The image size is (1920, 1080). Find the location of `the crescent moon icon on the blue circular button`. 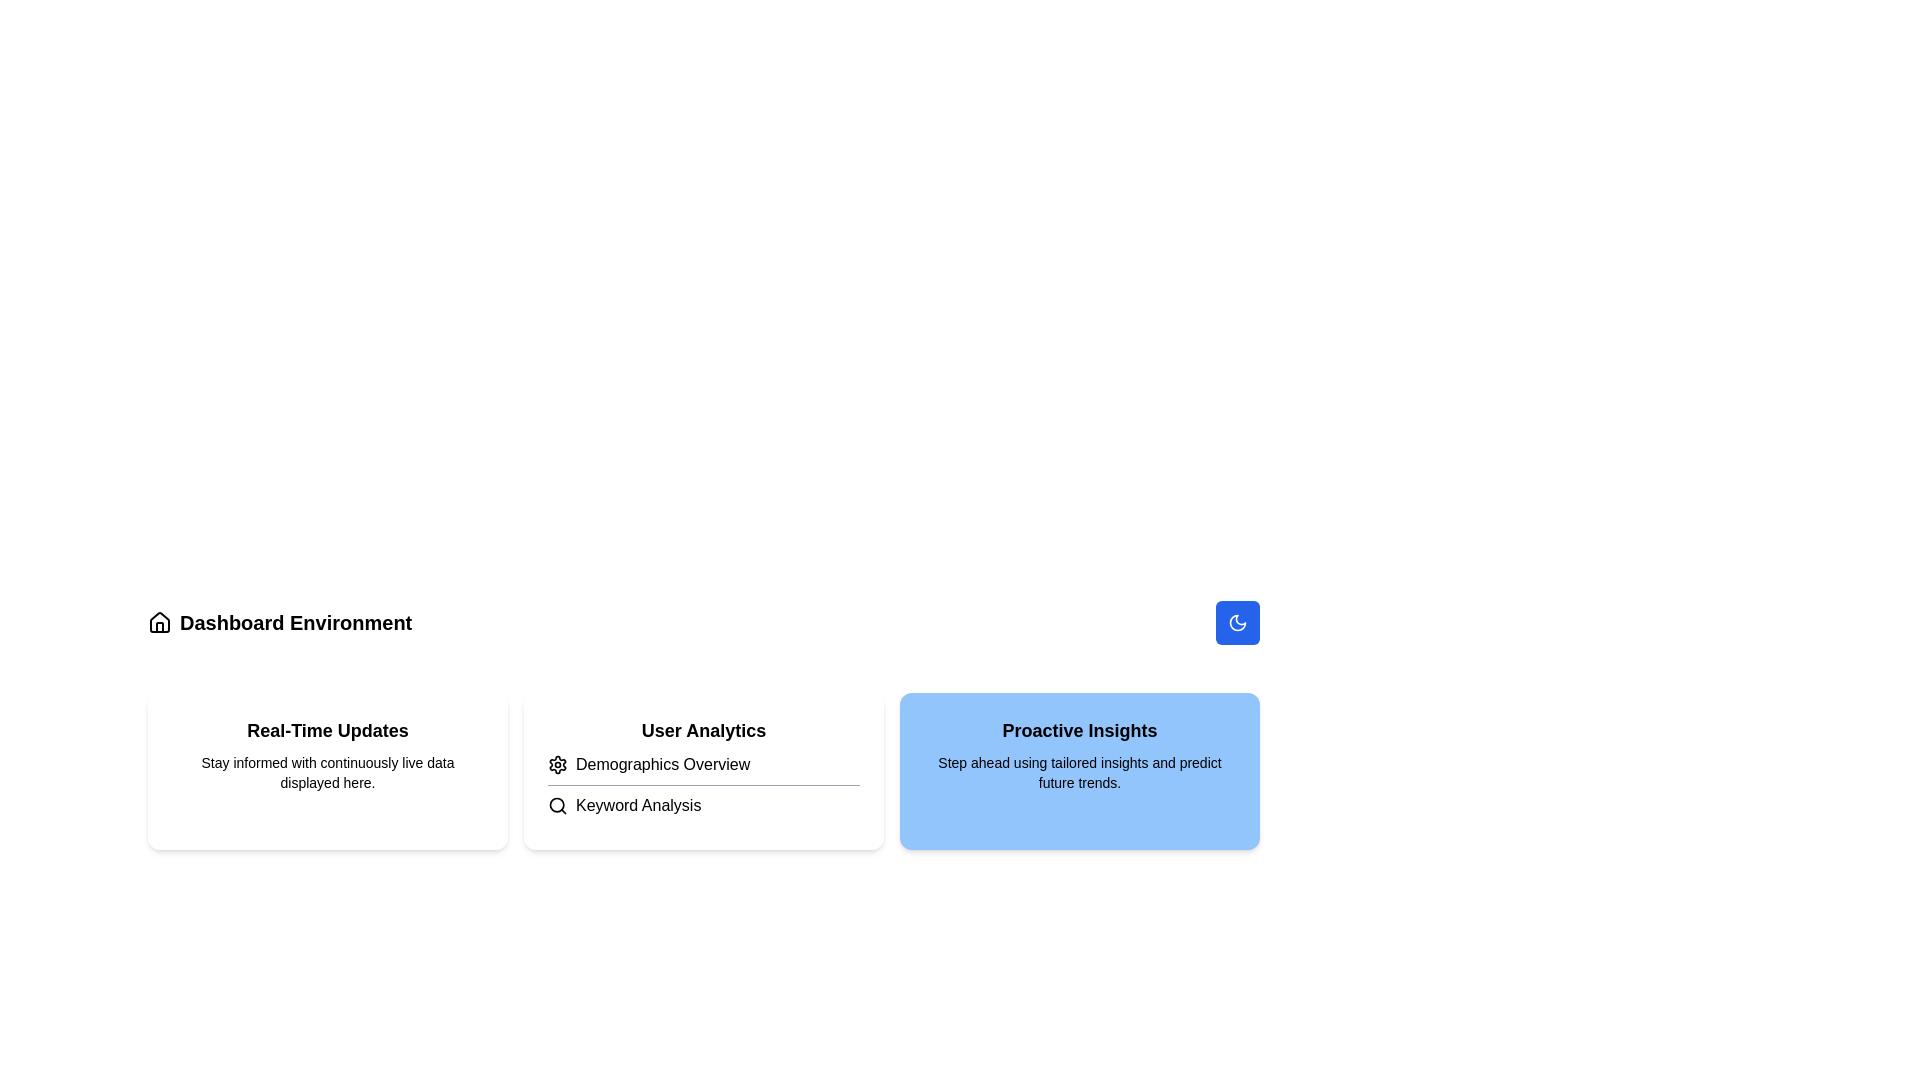

the crescent moon icon on the blue circular button is located at coordinates (1237, 622).